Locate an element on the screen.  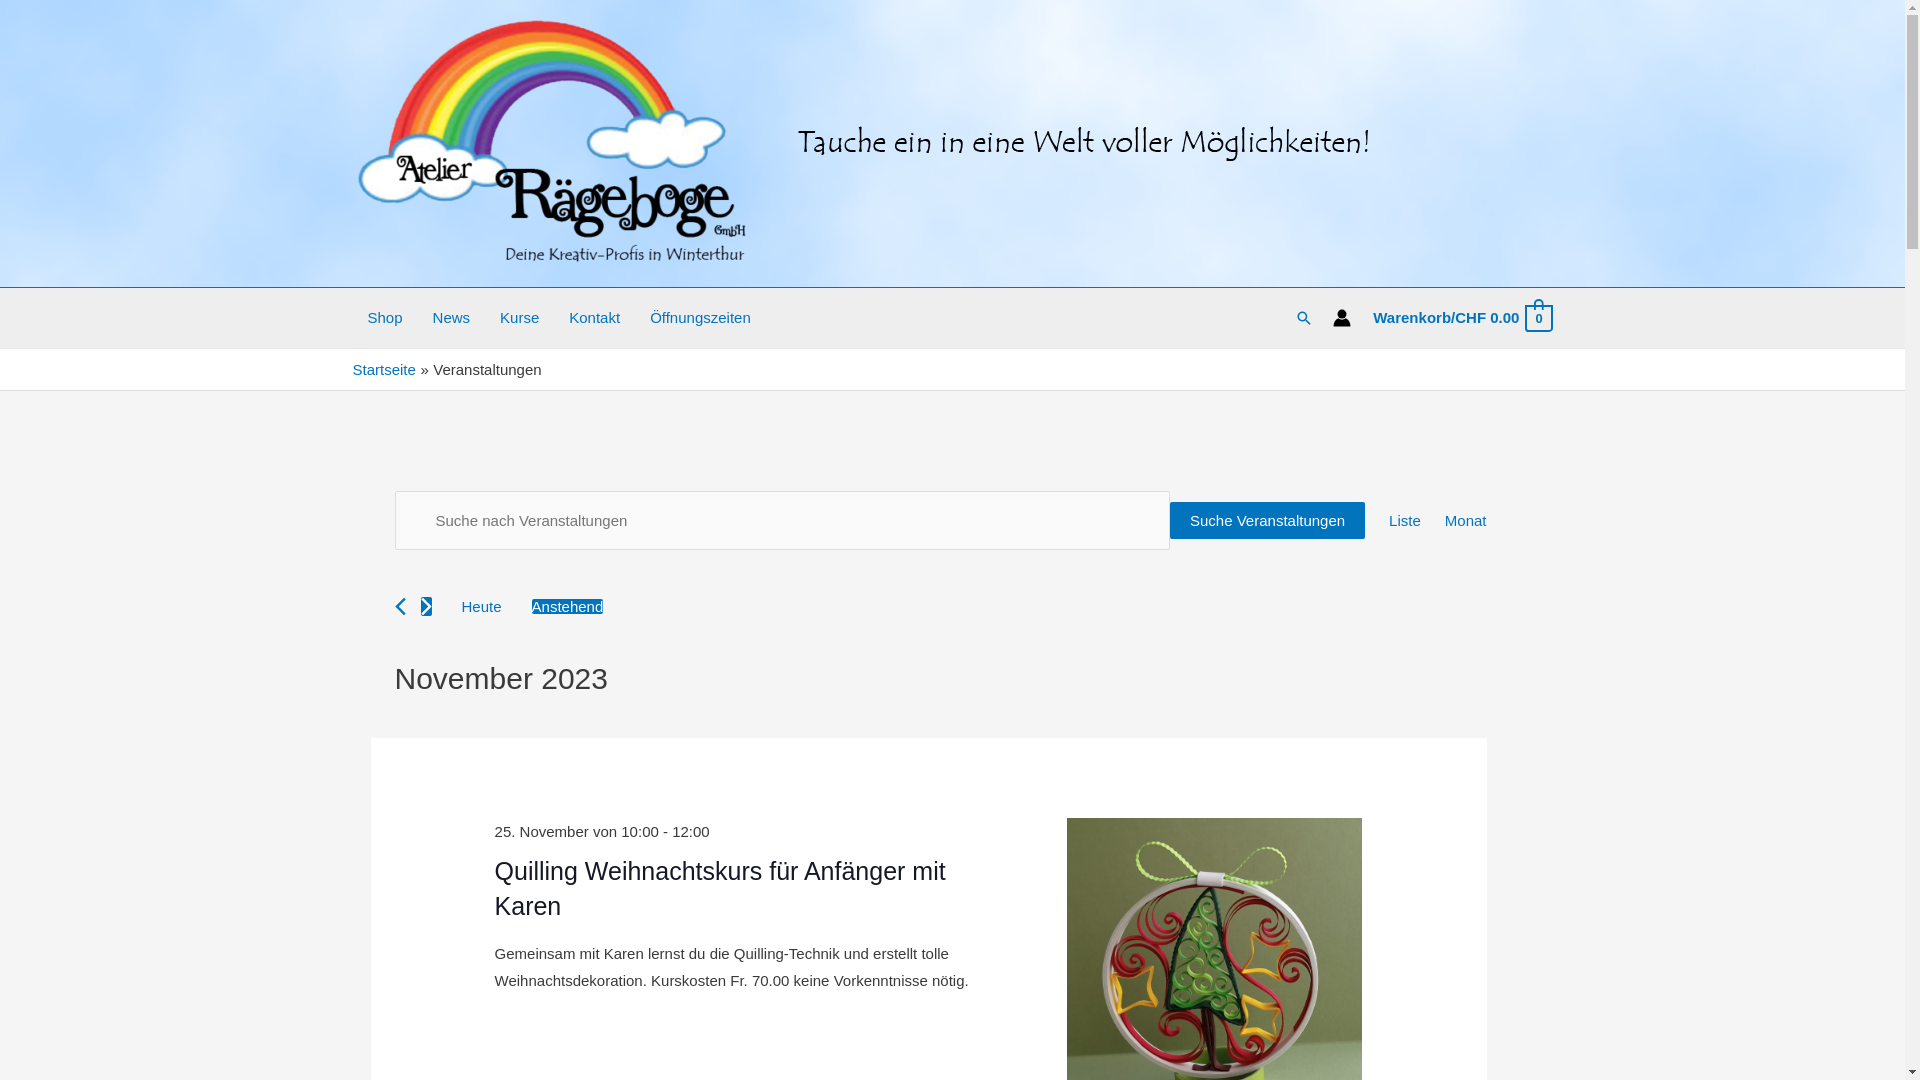
'Suche' is located at coordinates (1304, 316).